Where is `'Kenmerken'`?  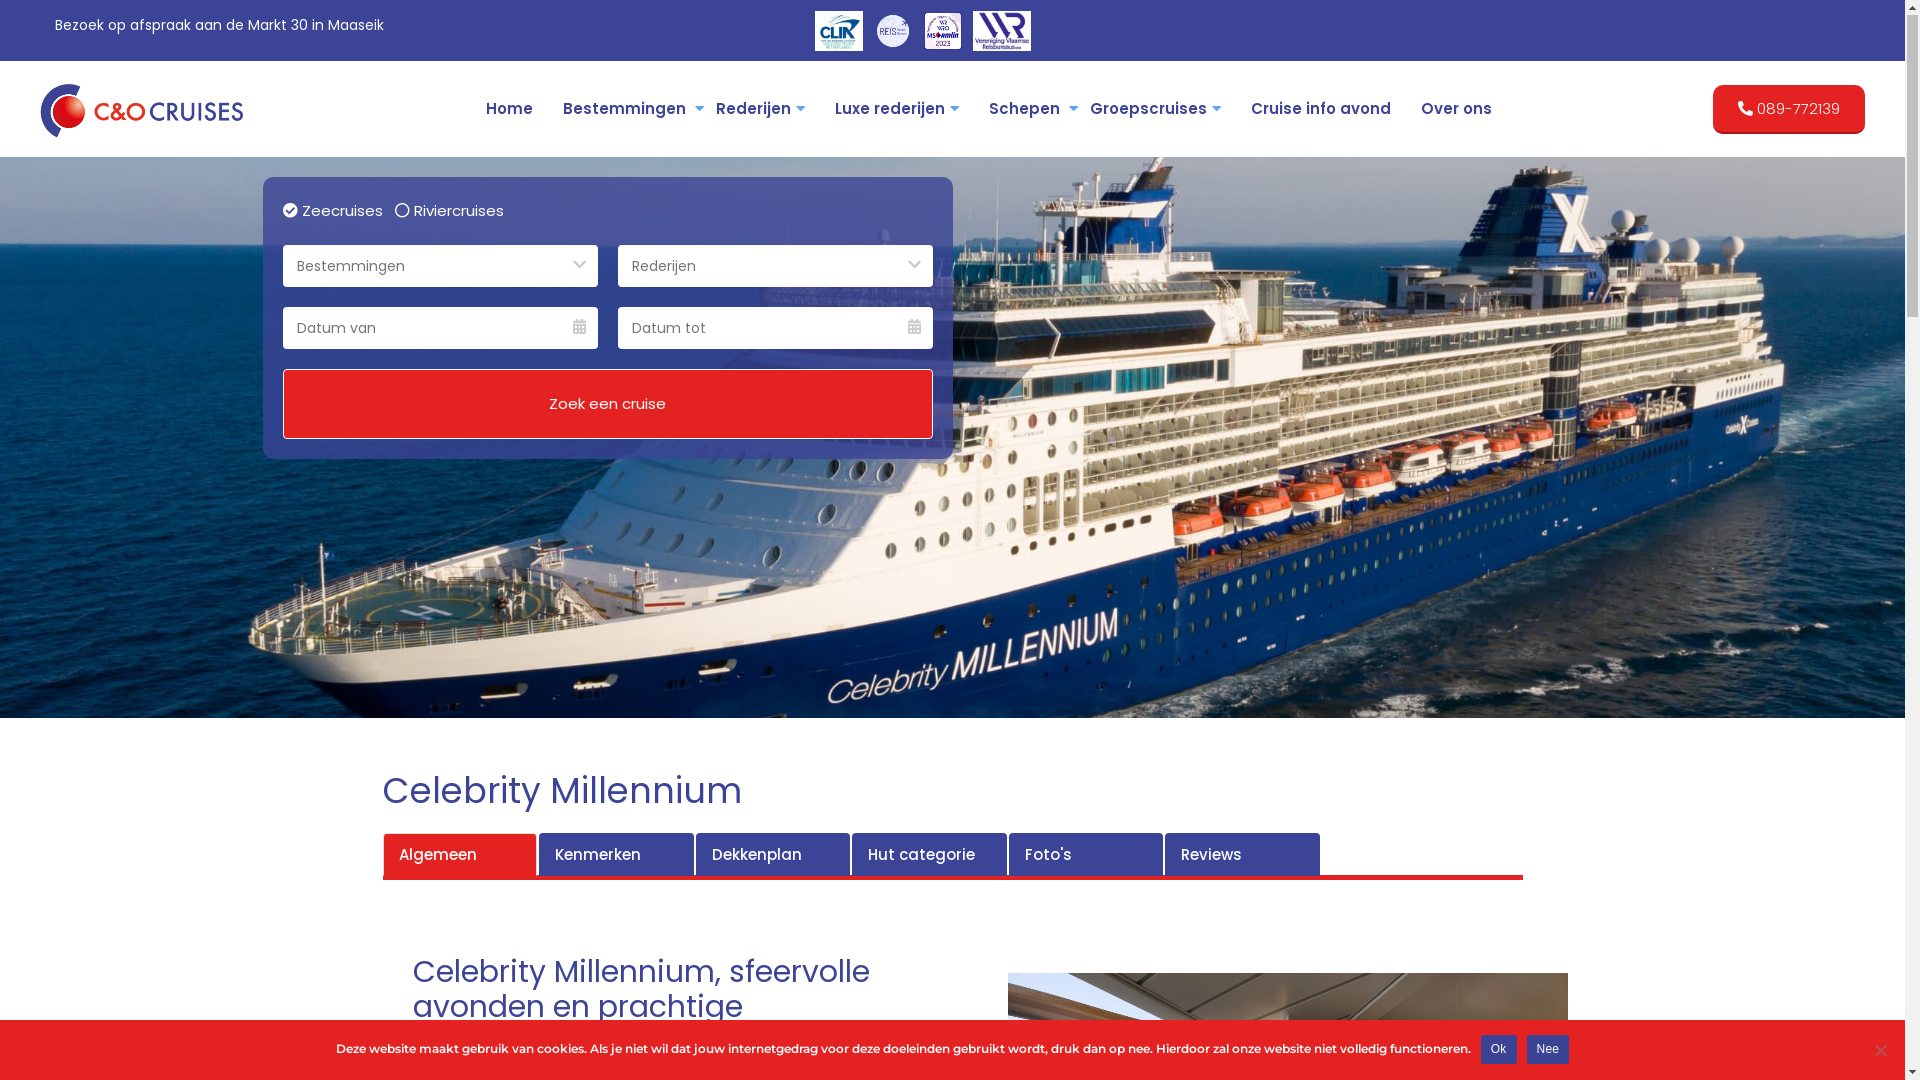 'Kenmerken' is located at coordinates (615, 855).